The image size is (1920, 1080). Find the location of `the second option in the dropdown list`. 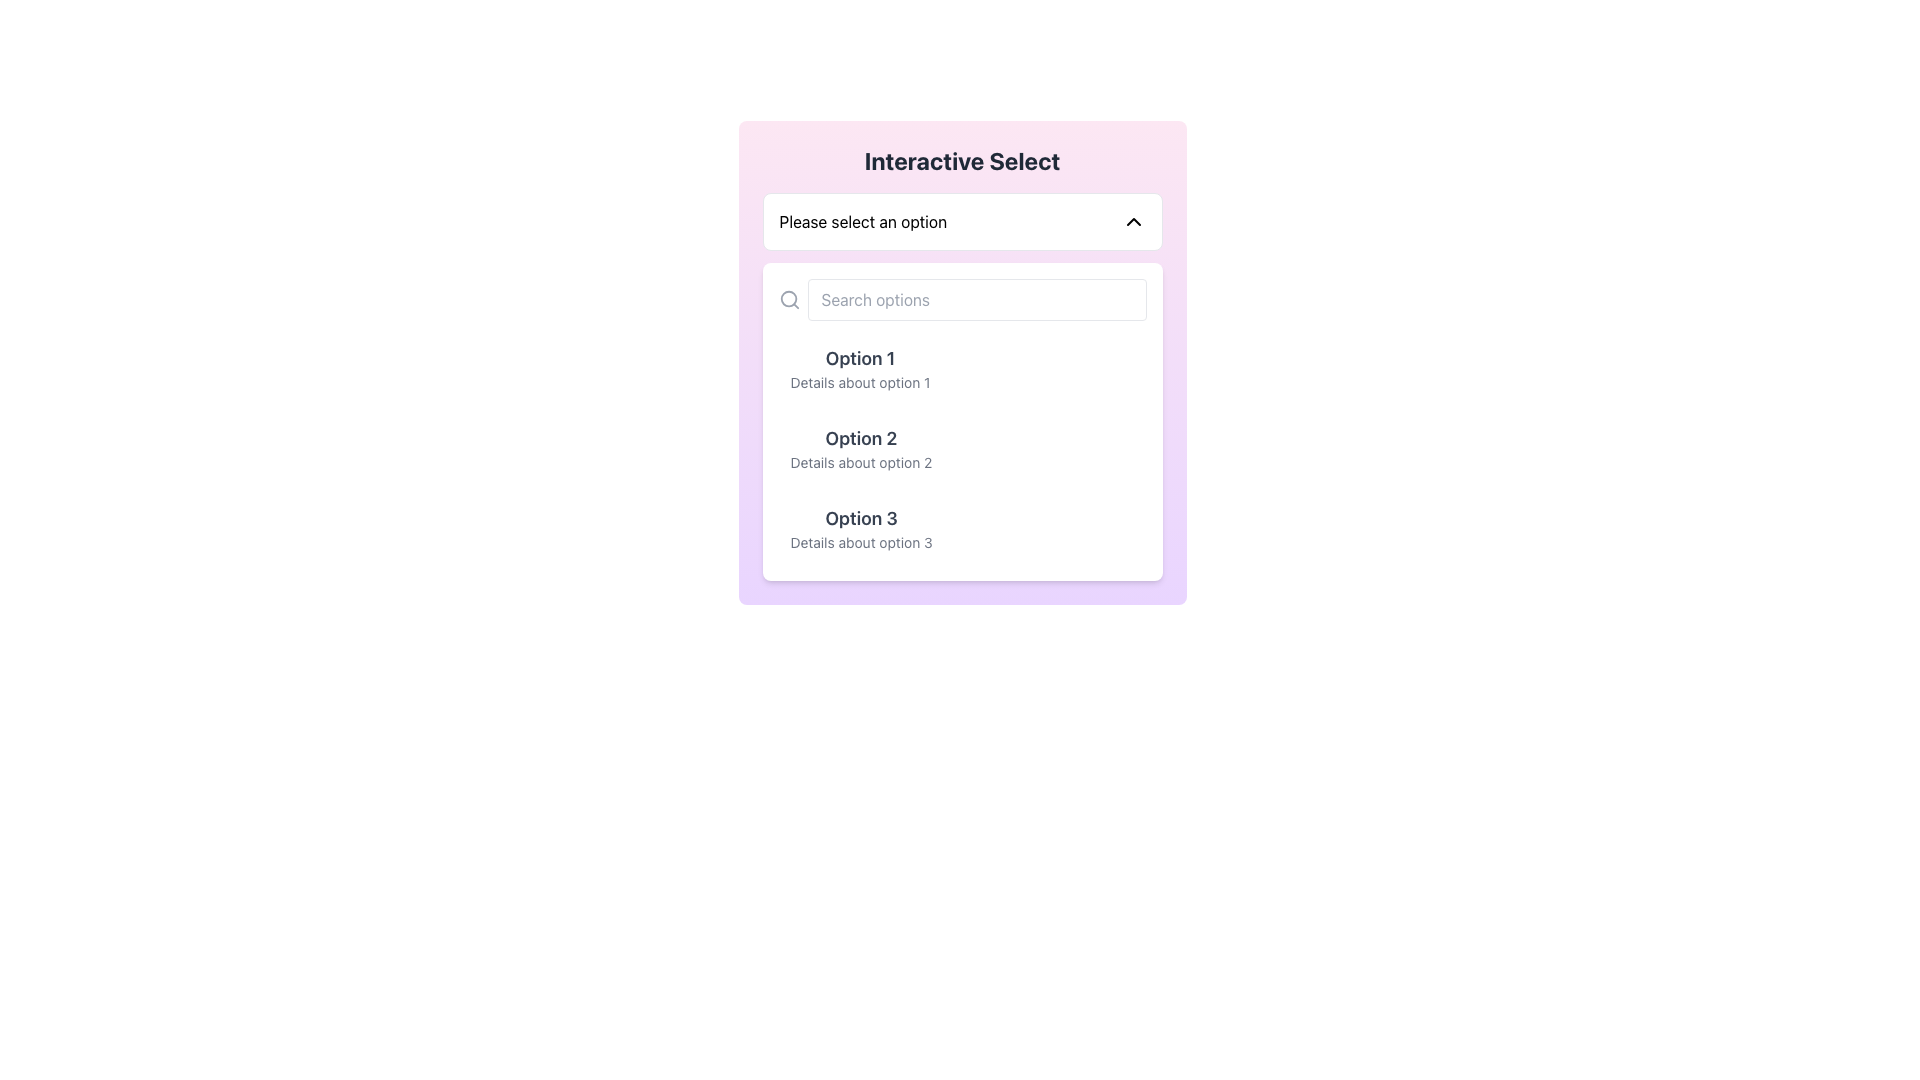

the second option in the dropdown list is located at coordinates (962, 447).